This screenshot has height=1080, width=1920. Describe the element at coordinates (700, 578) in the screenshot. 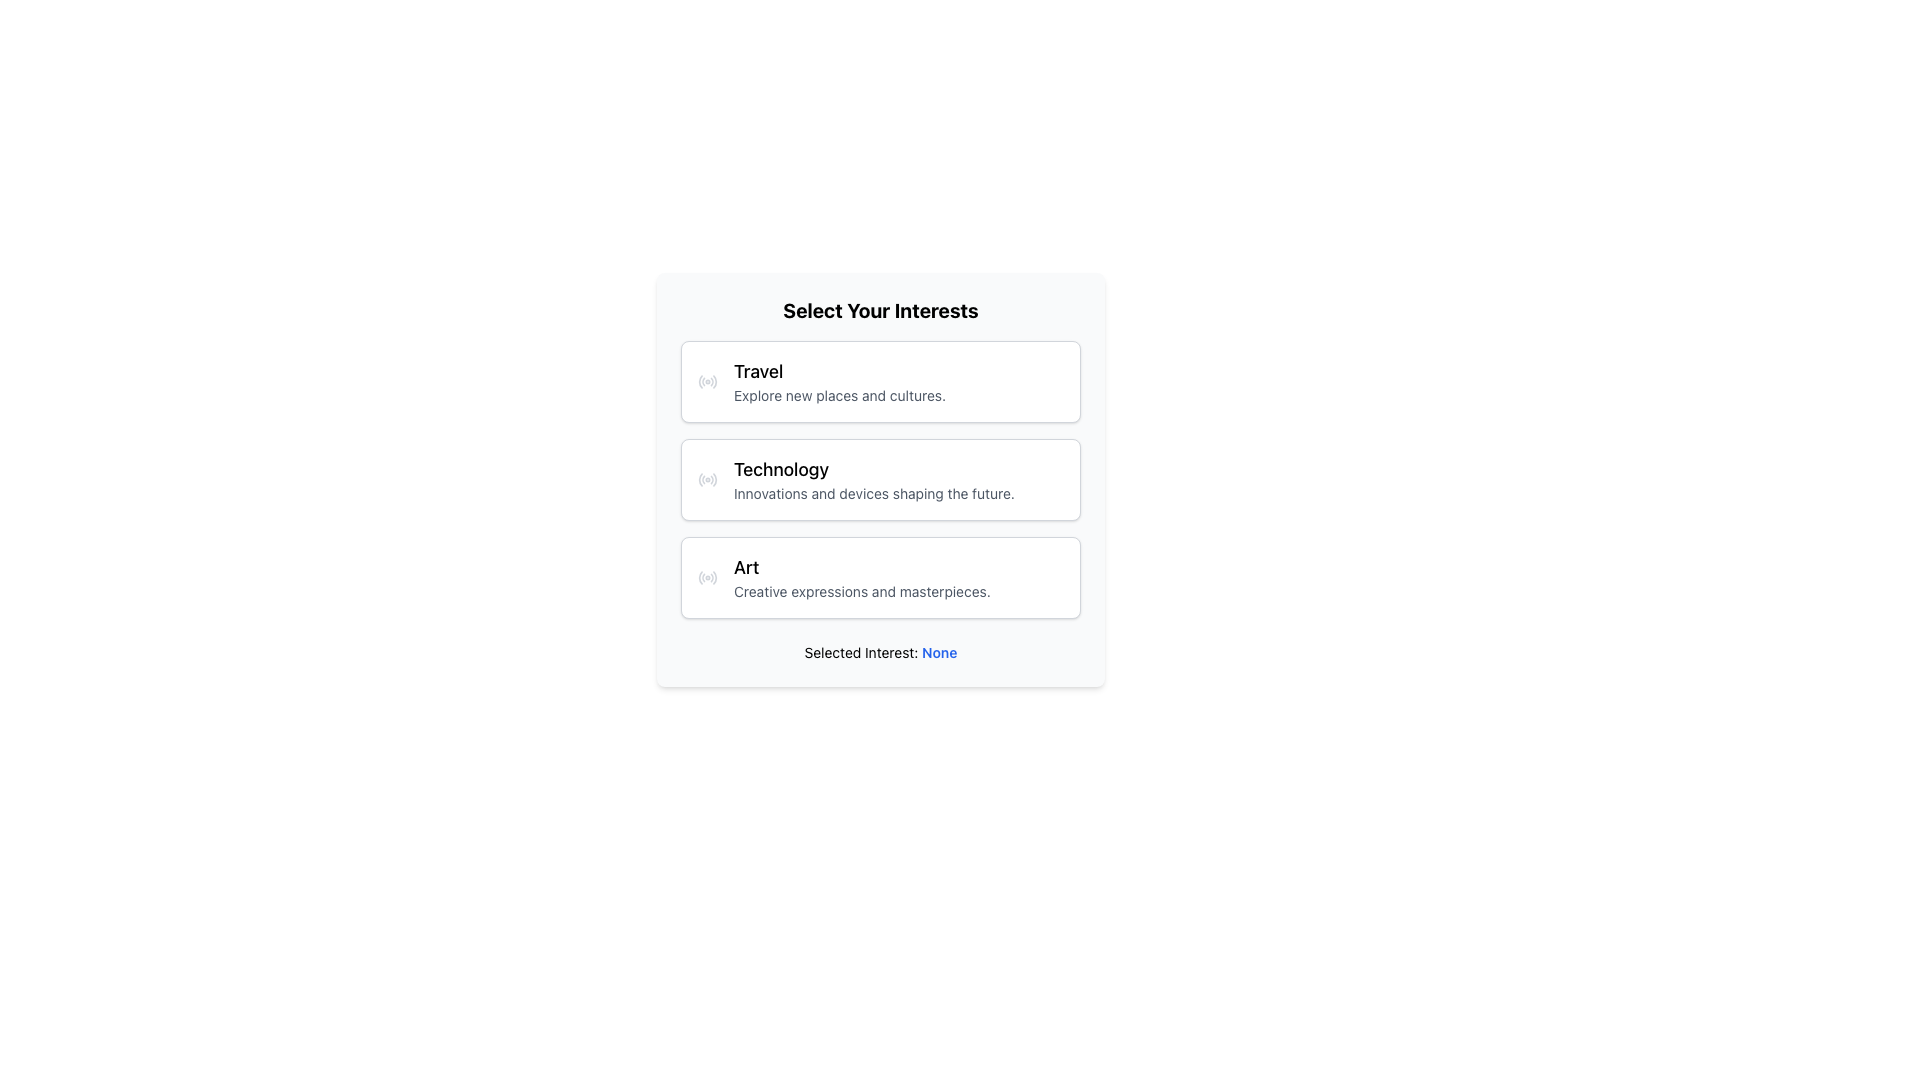

I see `the outermost arc of the radiating signal icon, which is part of the Decorative Icon Component associated with the interest labeled 'Art'` at that location.